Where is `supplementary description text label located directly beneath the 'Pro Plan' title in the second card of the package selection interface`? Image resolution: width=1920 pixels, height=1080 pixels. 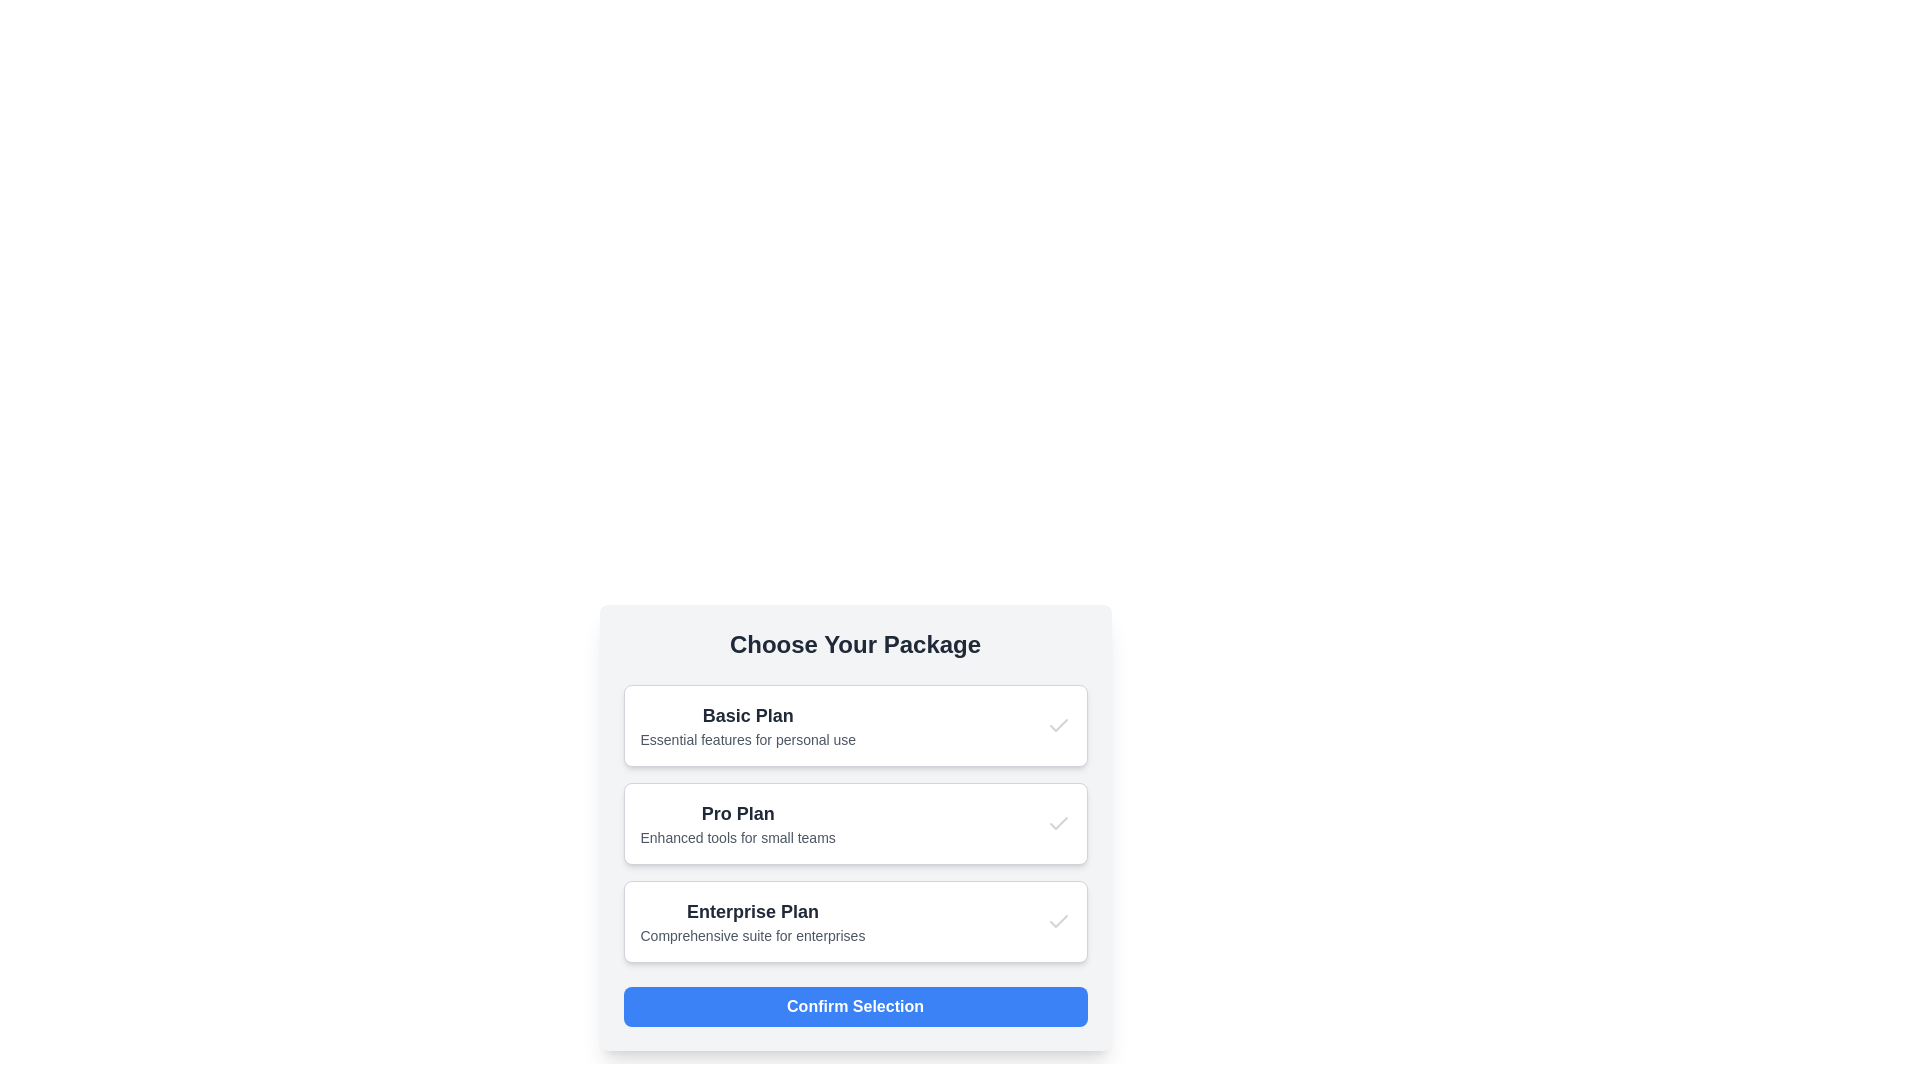 supplementary description text label located directly beneath the 'Pro Plan' title in the second card of the package selection interface is located at coordinates (737, 837).